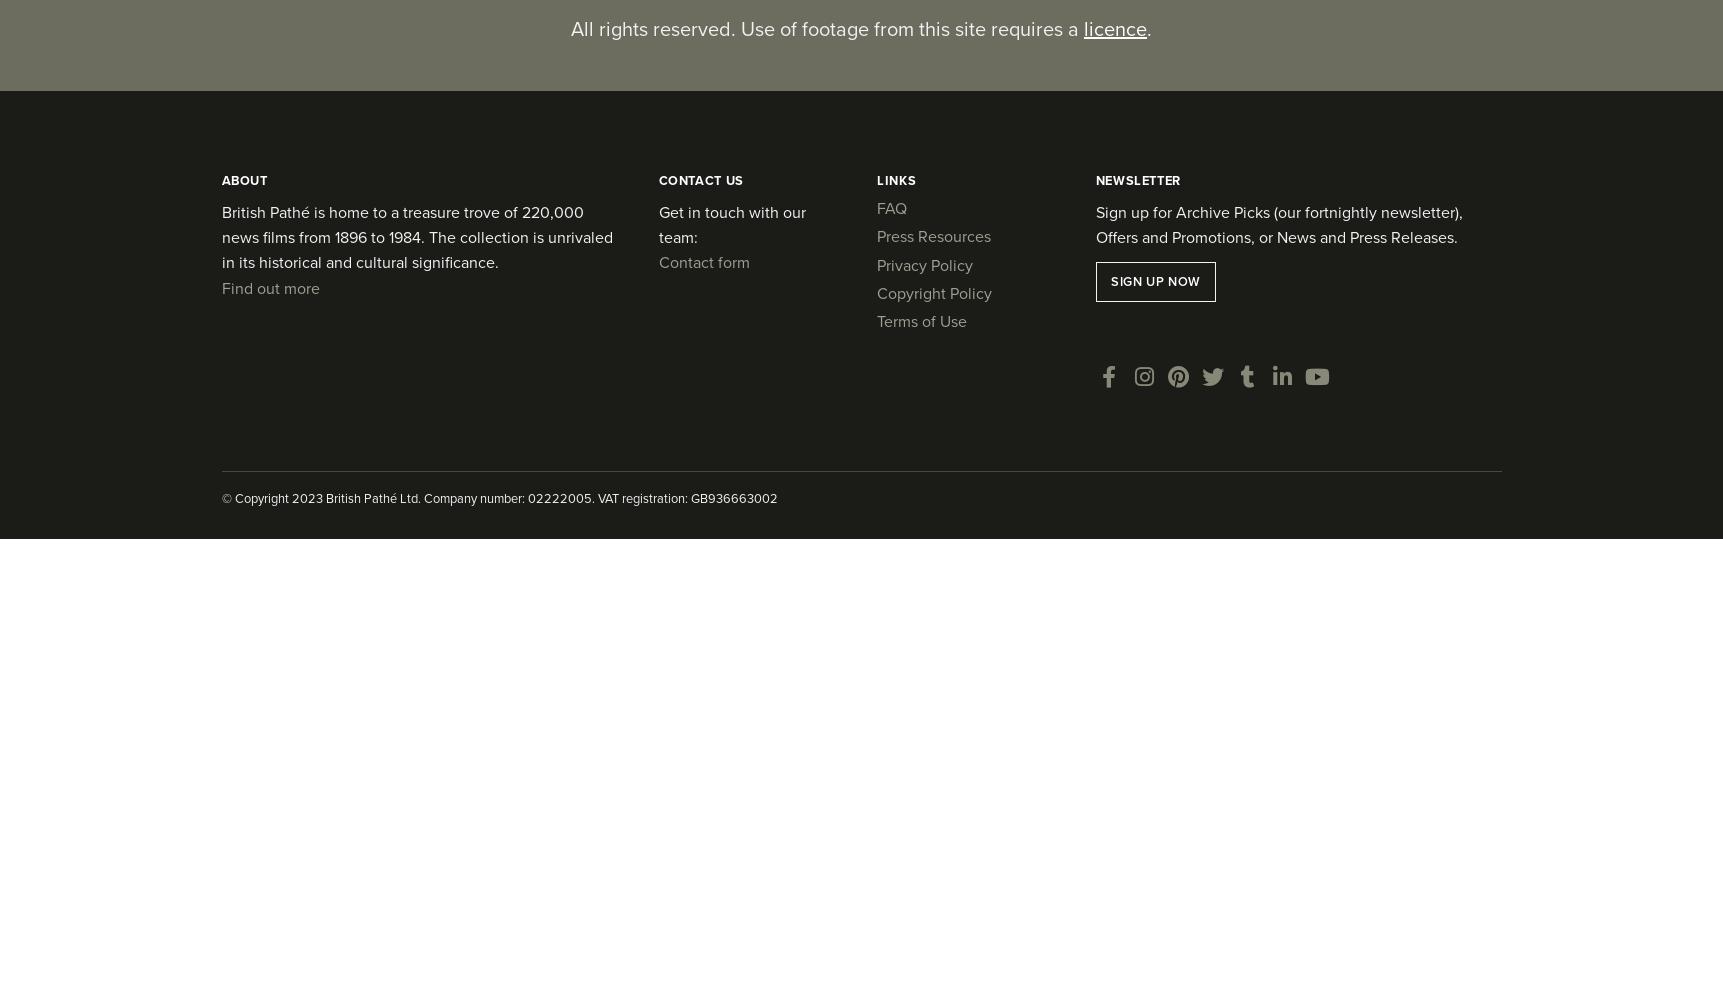 Image resolution: width=1723 pixels, height=1000 pixels. What do you see at coordinates (1148, 29) in the screenshot?
I see `'.'` at bounding box center [1148, 29].